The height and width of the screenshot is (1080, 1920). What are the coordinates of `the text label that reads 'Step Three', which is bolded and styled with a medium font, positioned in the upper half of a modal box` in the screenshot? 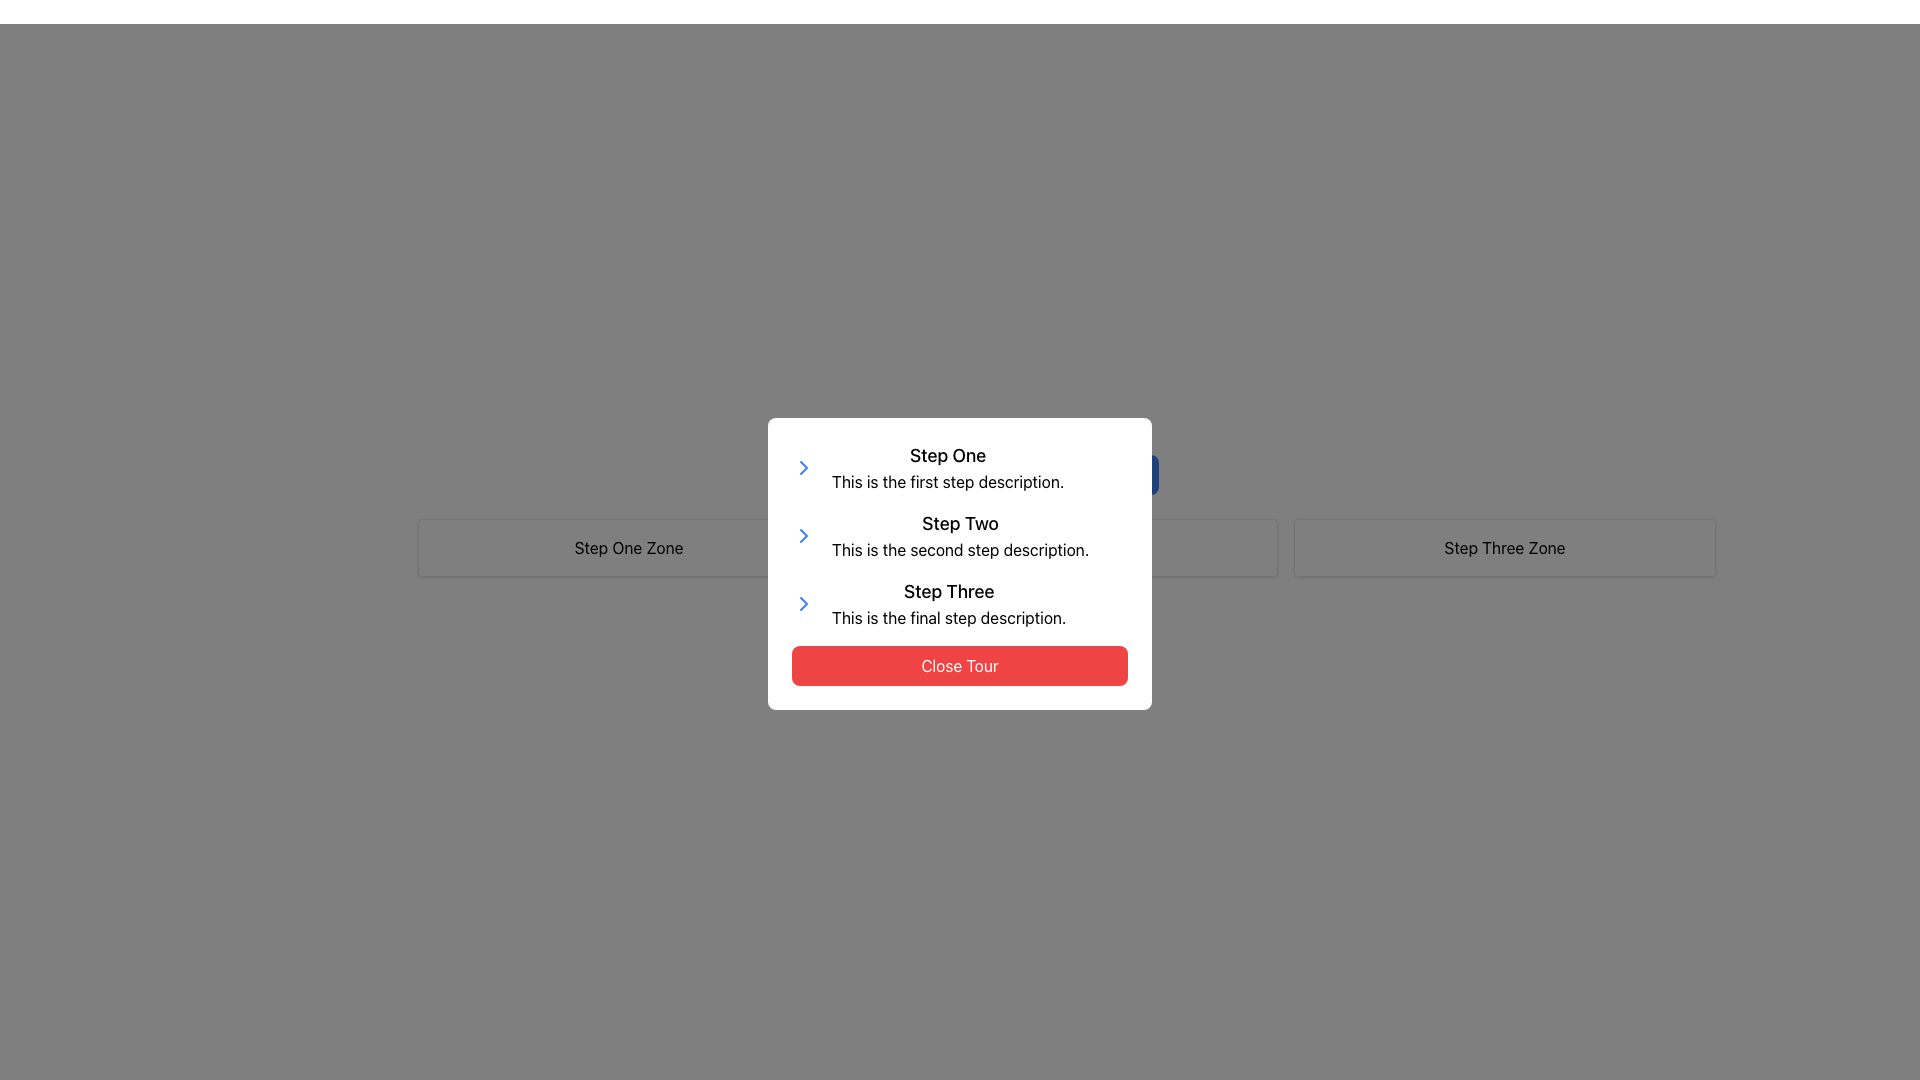 It's located at (948, 590).